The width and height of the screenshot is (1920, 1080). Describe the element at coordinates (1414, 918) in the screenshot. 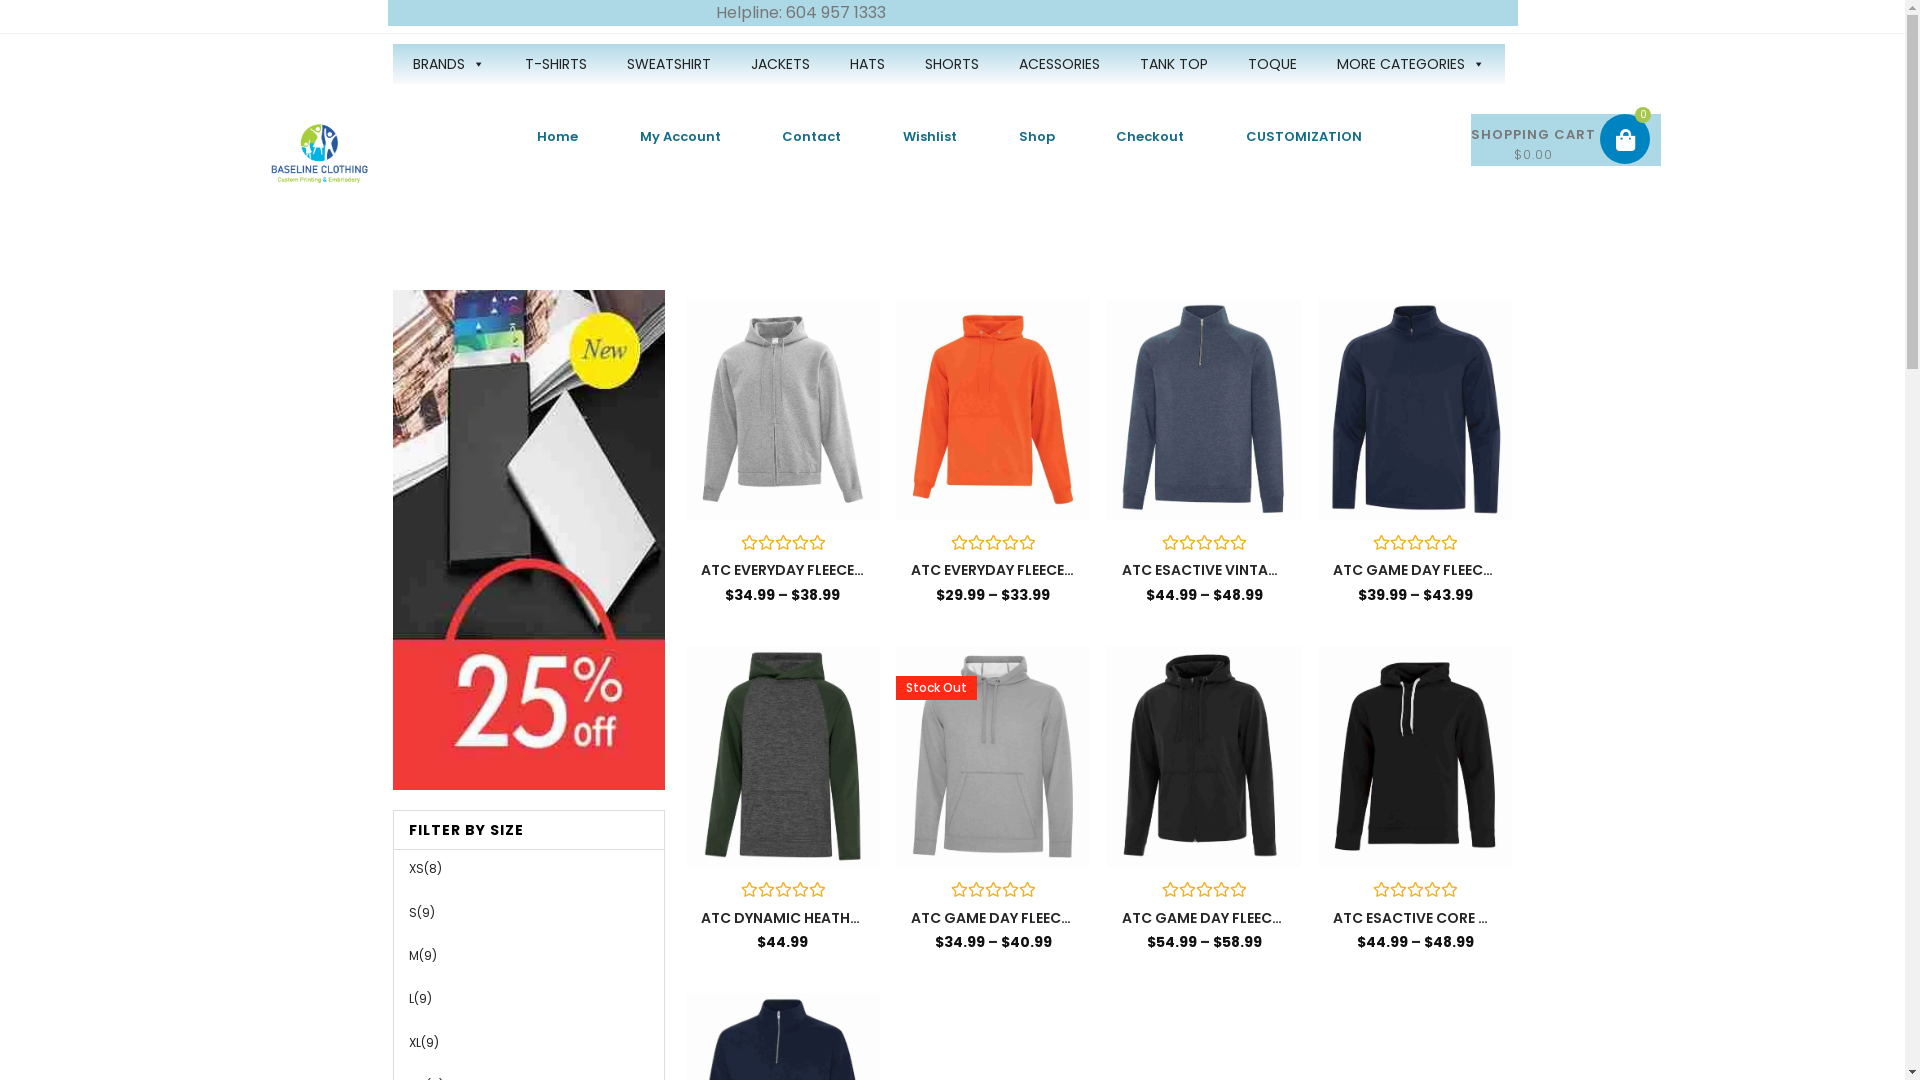

I see `'ATC ESACTIVE CORE HOODED SWEATSHIRT F2016'` at that location.